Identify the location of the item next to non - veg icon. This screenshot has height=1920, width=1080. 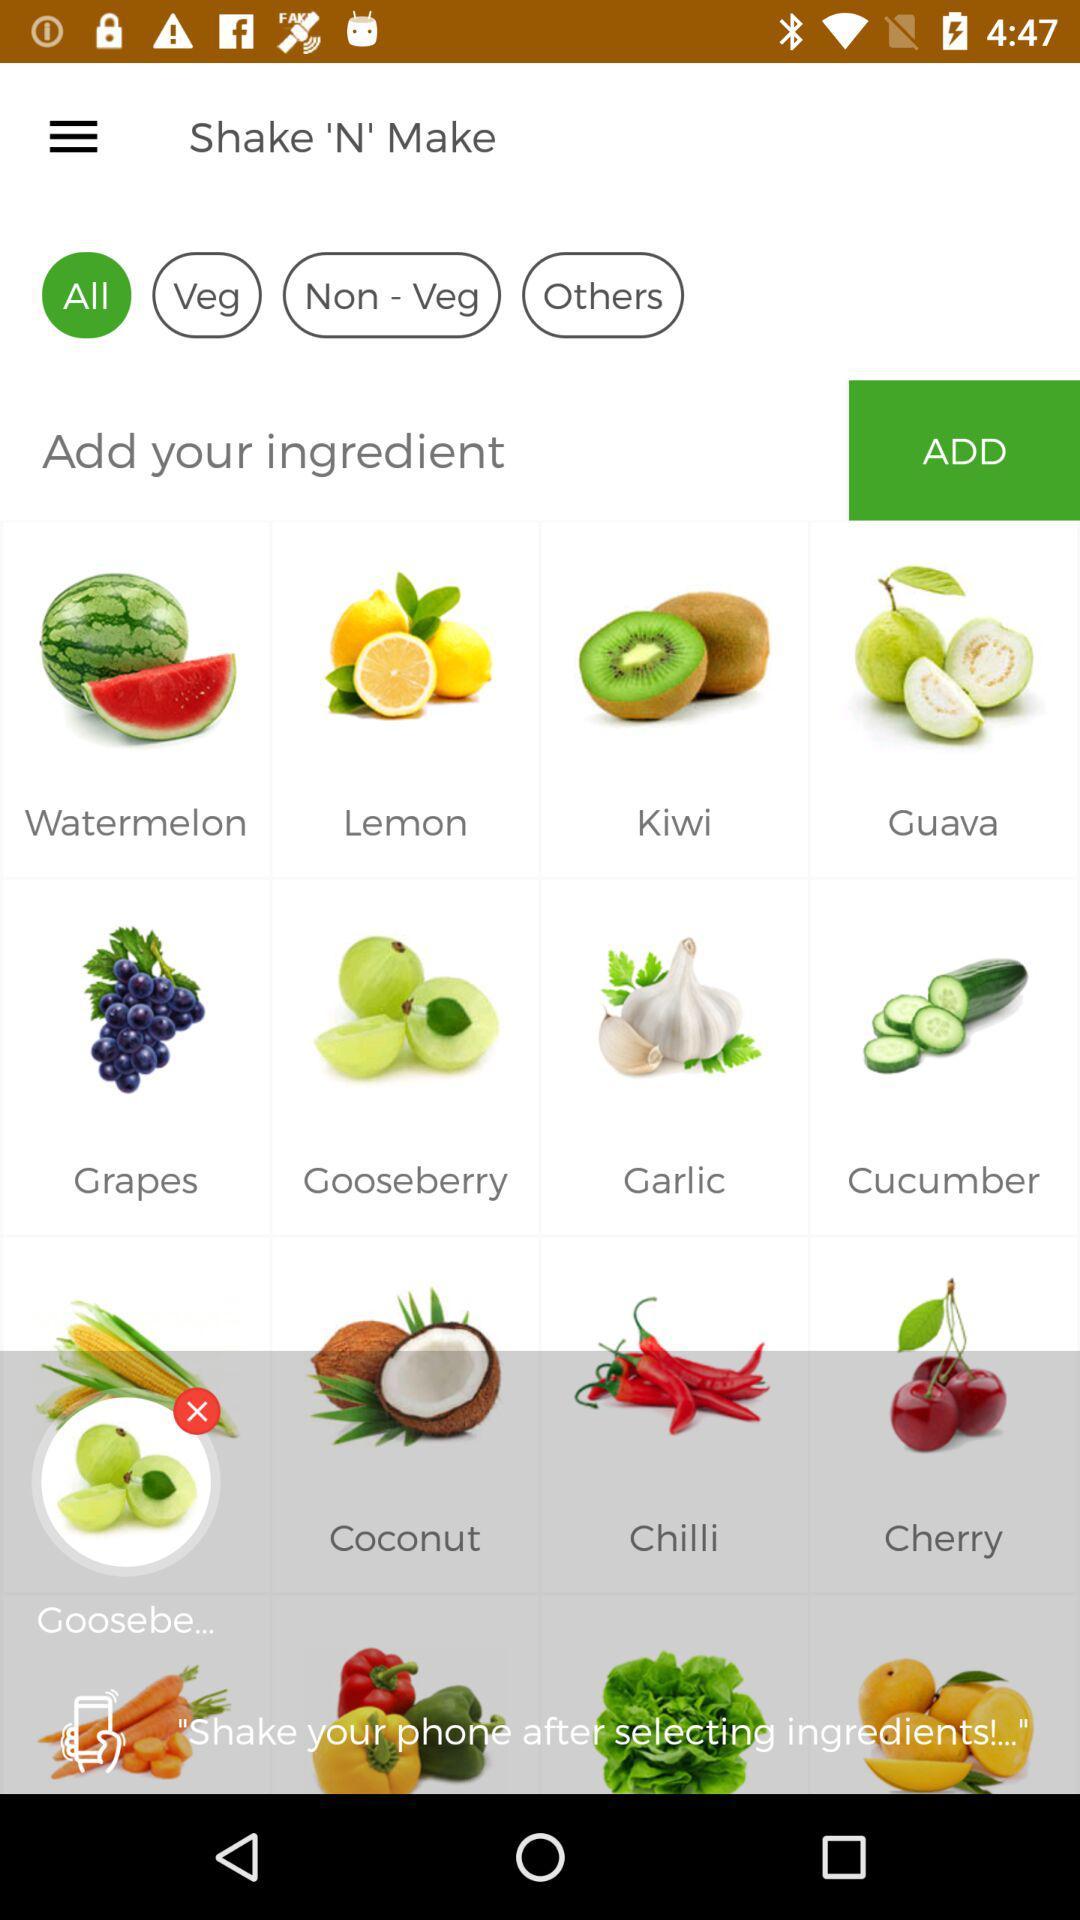
(601, 294).